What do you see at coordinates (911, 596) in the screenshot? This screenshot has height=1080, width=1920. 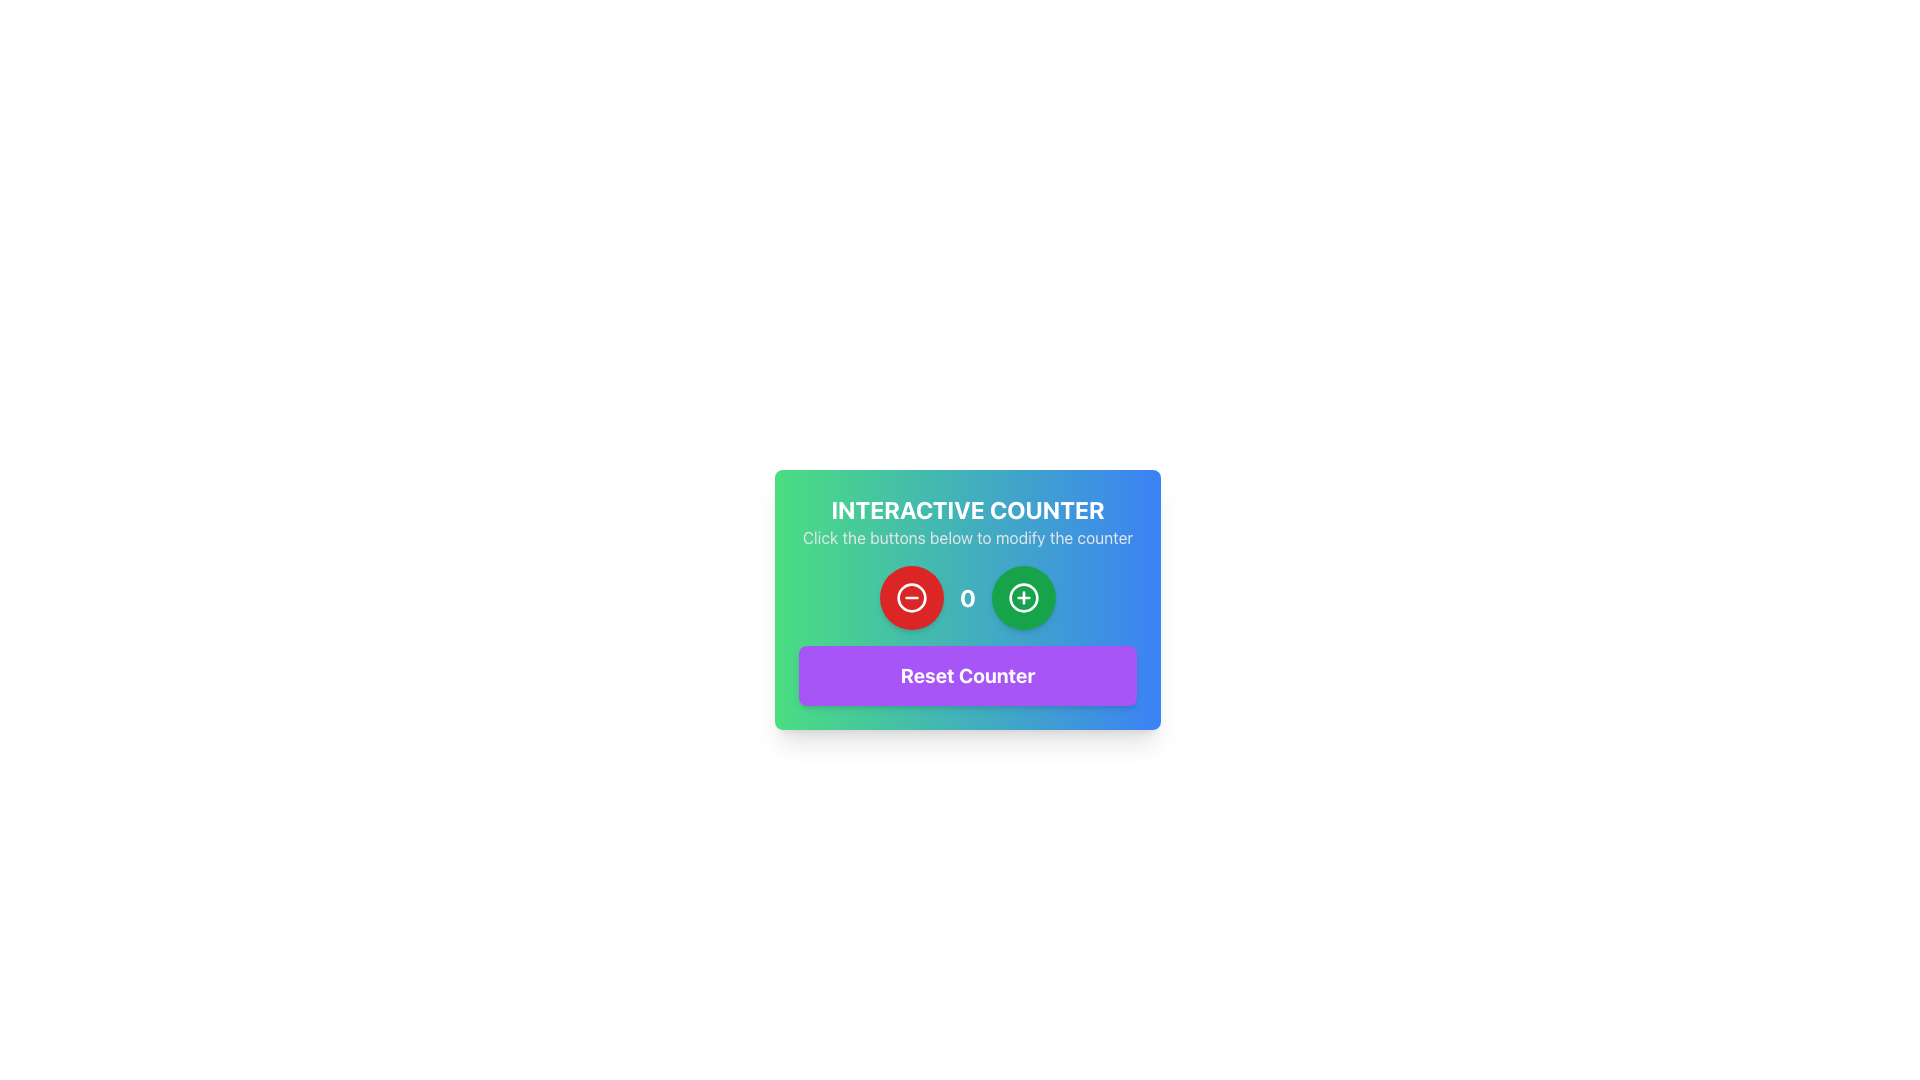 I see `the decrement icon located within the left red button of the green-blue gradient box, which is one of two circular buttons flanking the central counter display` at bounding box center [911, 596].